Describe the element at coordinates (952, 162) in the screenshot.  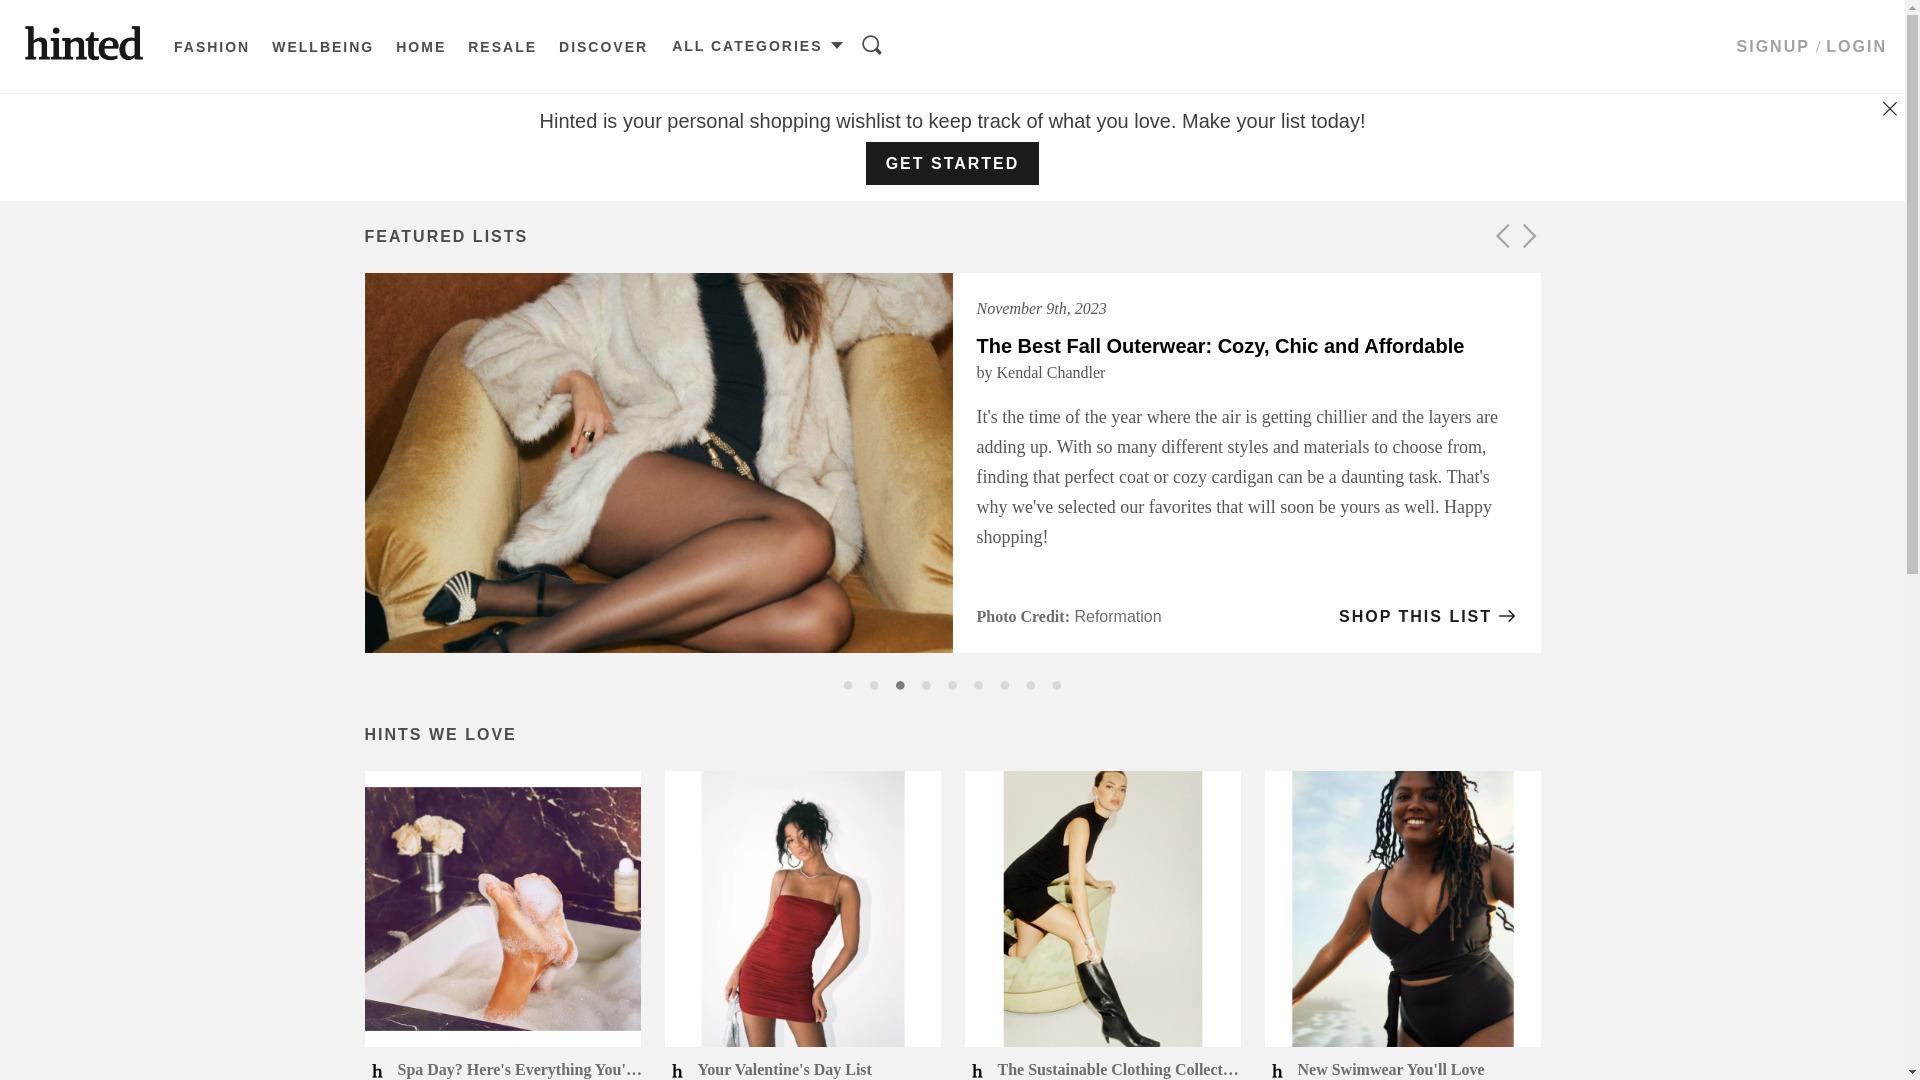
I see `'GET STARTED'` at that location.